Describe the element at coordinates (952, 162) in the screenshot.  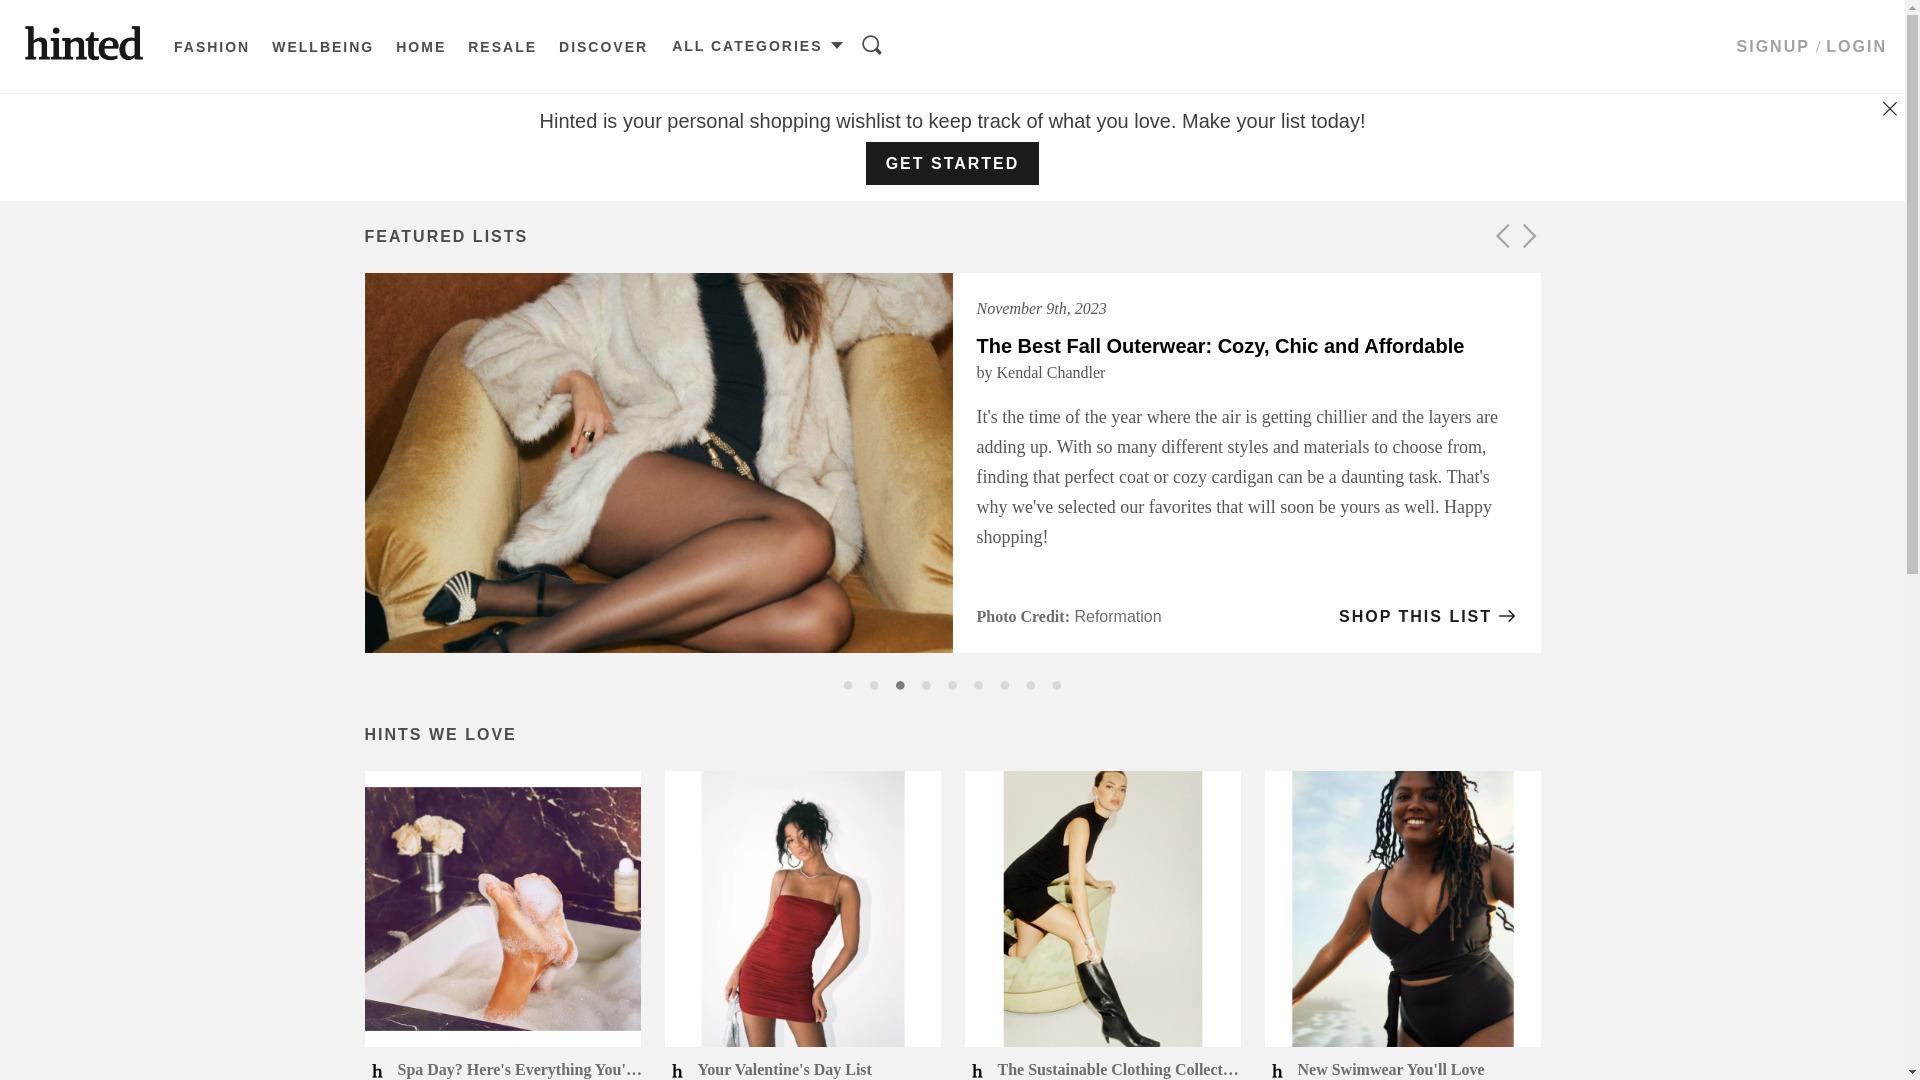
I see `'GET STARTED'` at that location.